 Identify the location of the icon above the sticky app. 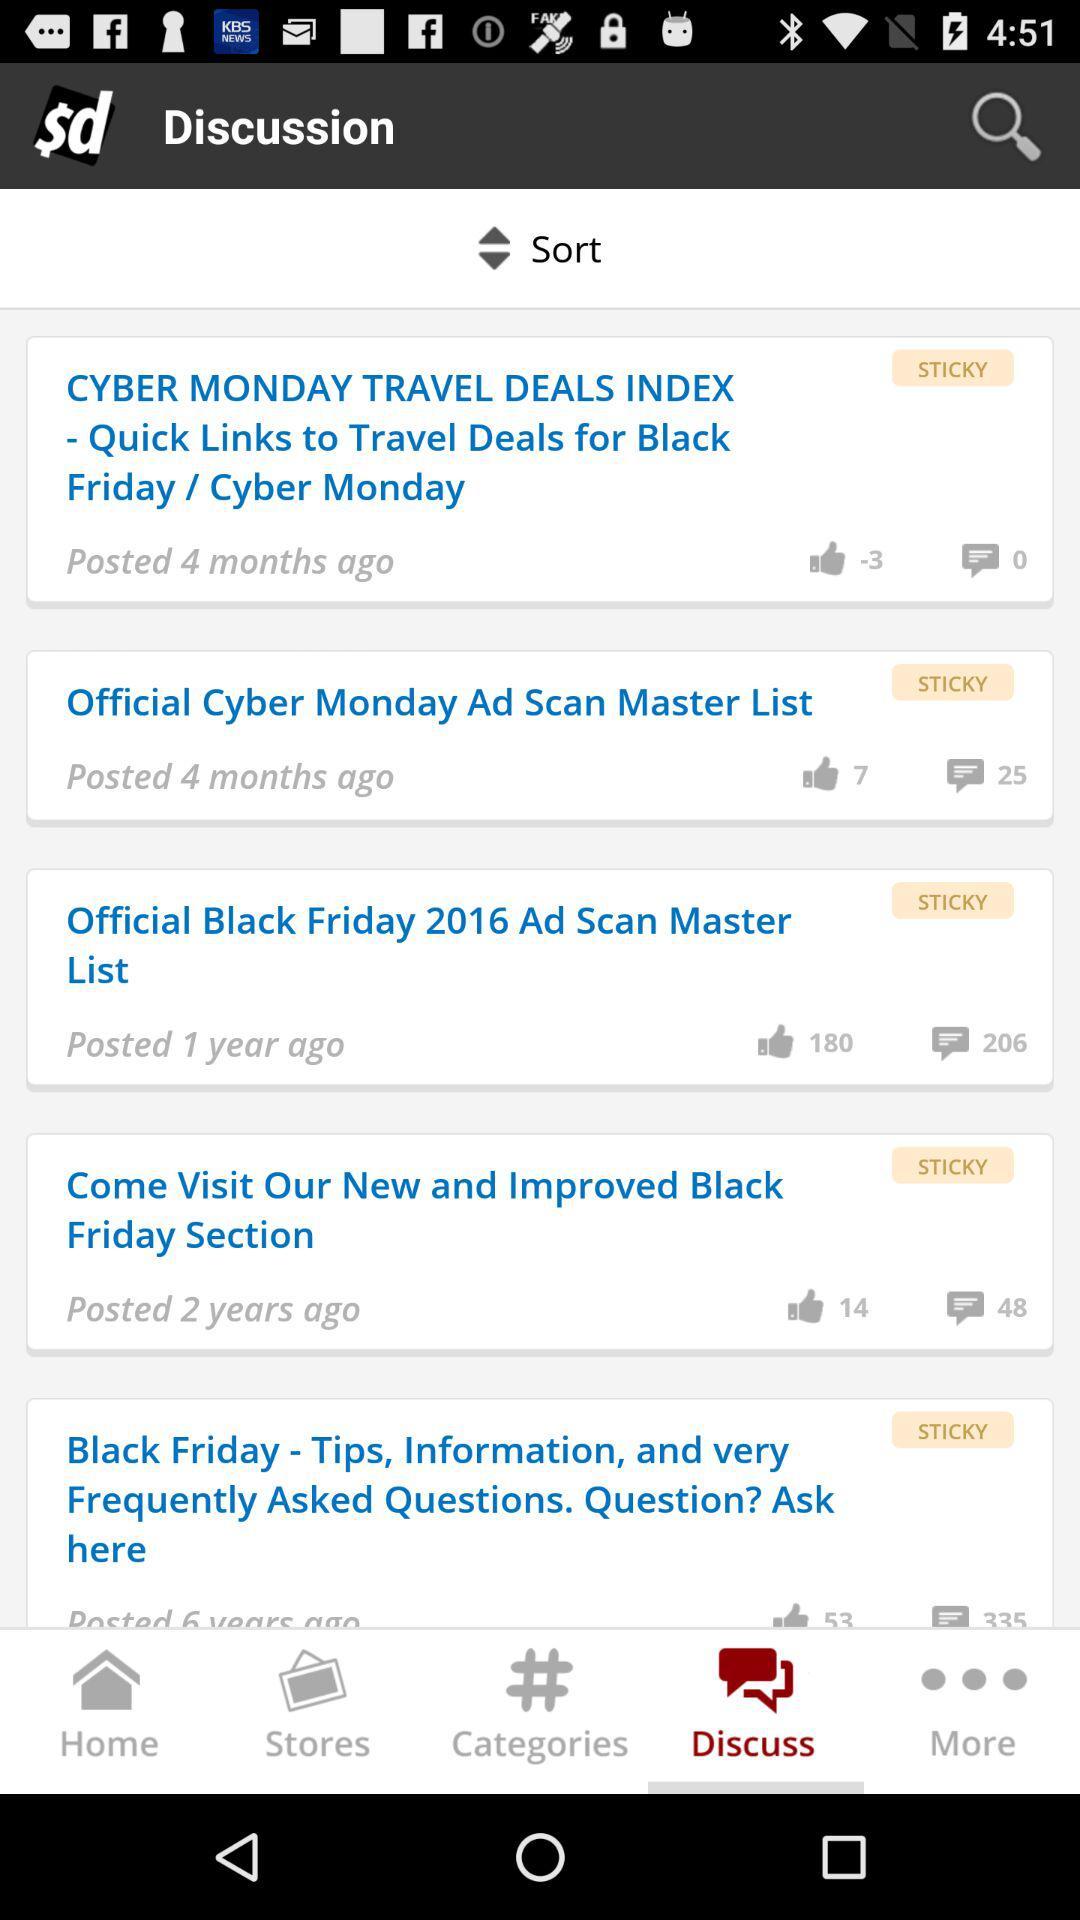
(870, 560).